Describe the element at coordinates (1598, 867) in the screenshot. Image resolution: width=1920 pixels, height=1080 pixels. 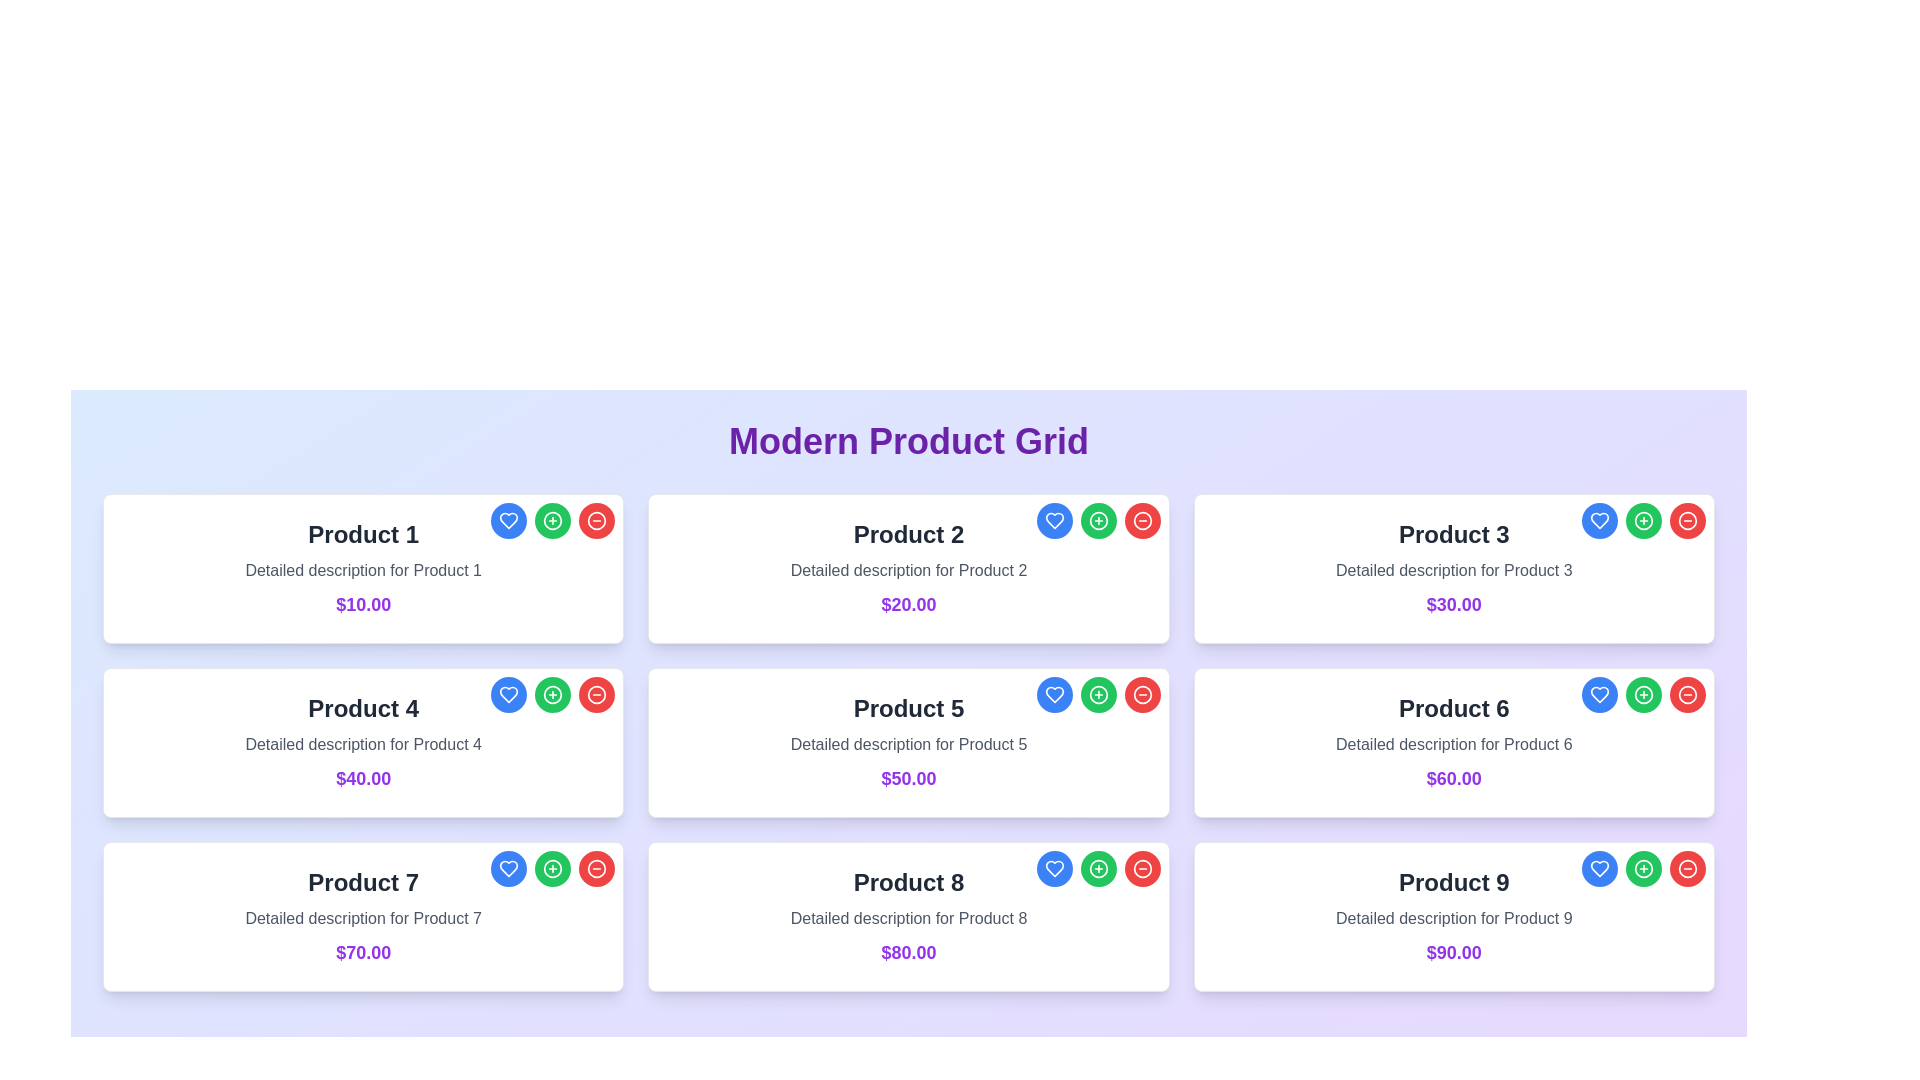
I see `the outlined heart-shaped icon button with a blue stroke located in the top-left position of the button group for Product 9 to favorite or unfavorite the item` at that location.